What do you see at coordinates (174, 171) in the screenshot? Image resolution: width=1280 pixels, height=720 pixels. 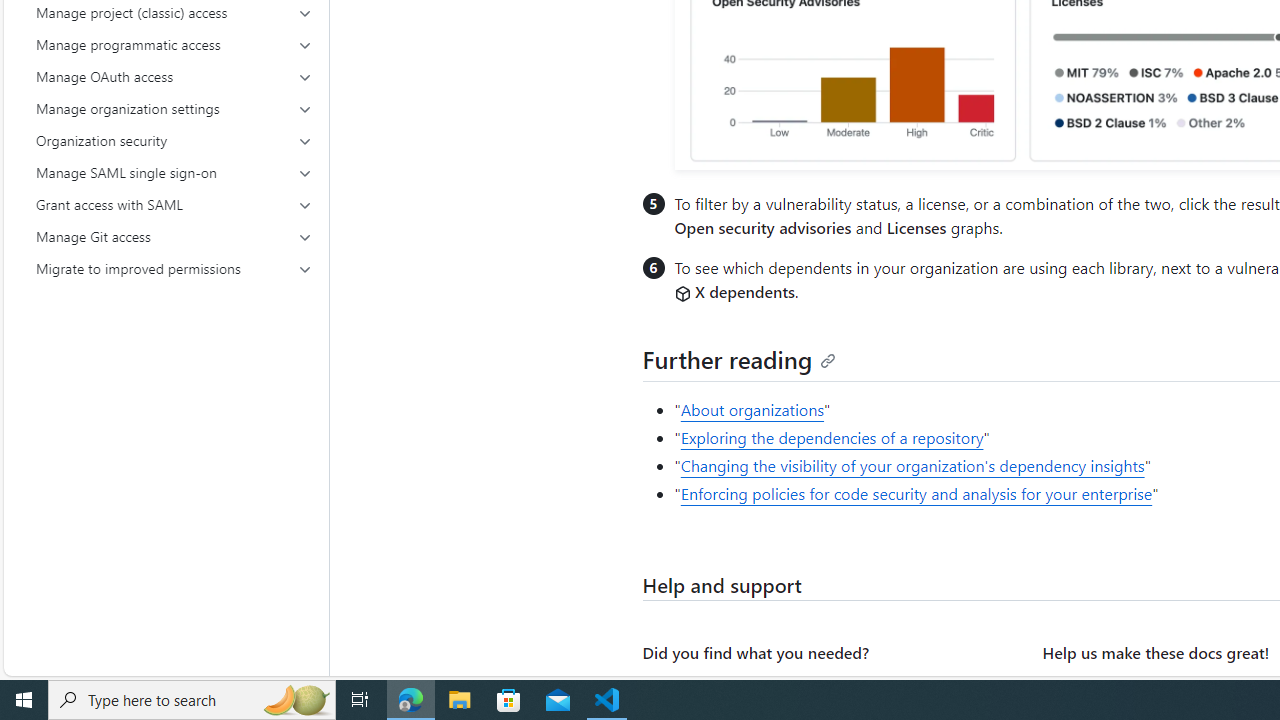 I see `'Manage SAML single sign-on'` at bounding box center [174, 171].